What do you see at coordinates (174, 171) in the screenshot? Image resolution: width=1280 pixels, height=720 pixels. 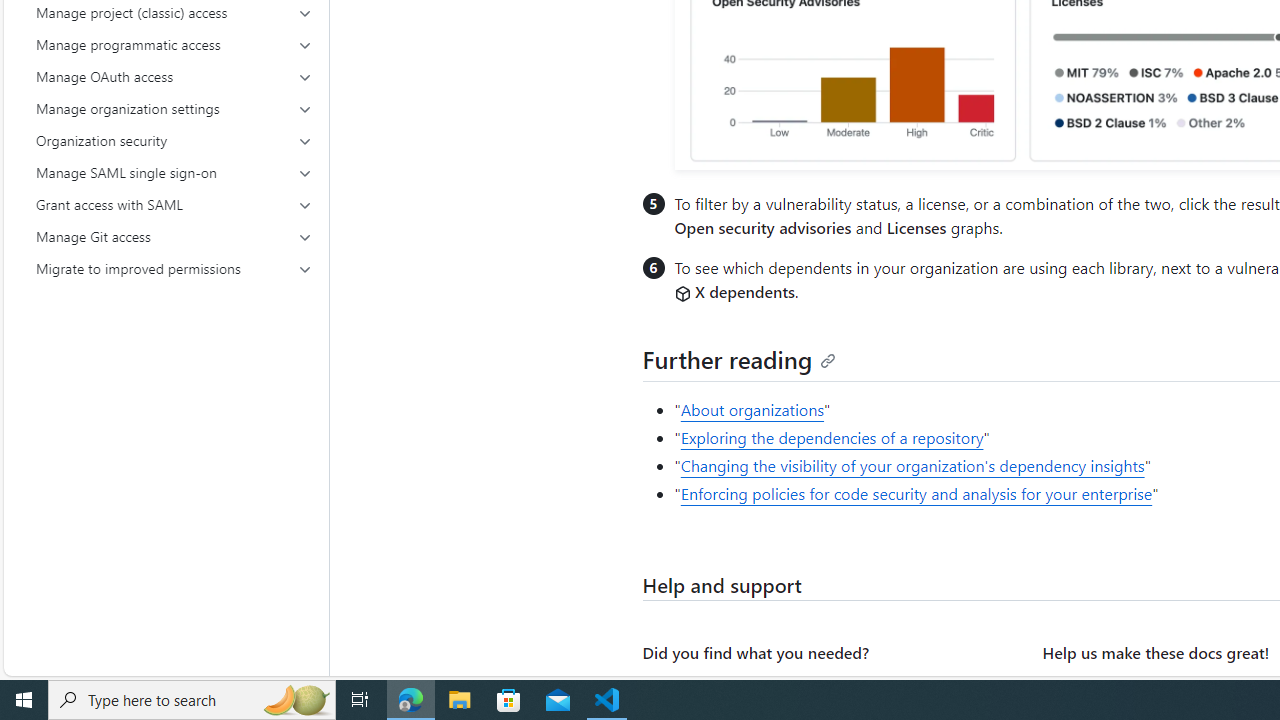 I see `'Manage SAML single sign-on'` at bounding box center [174, 171].